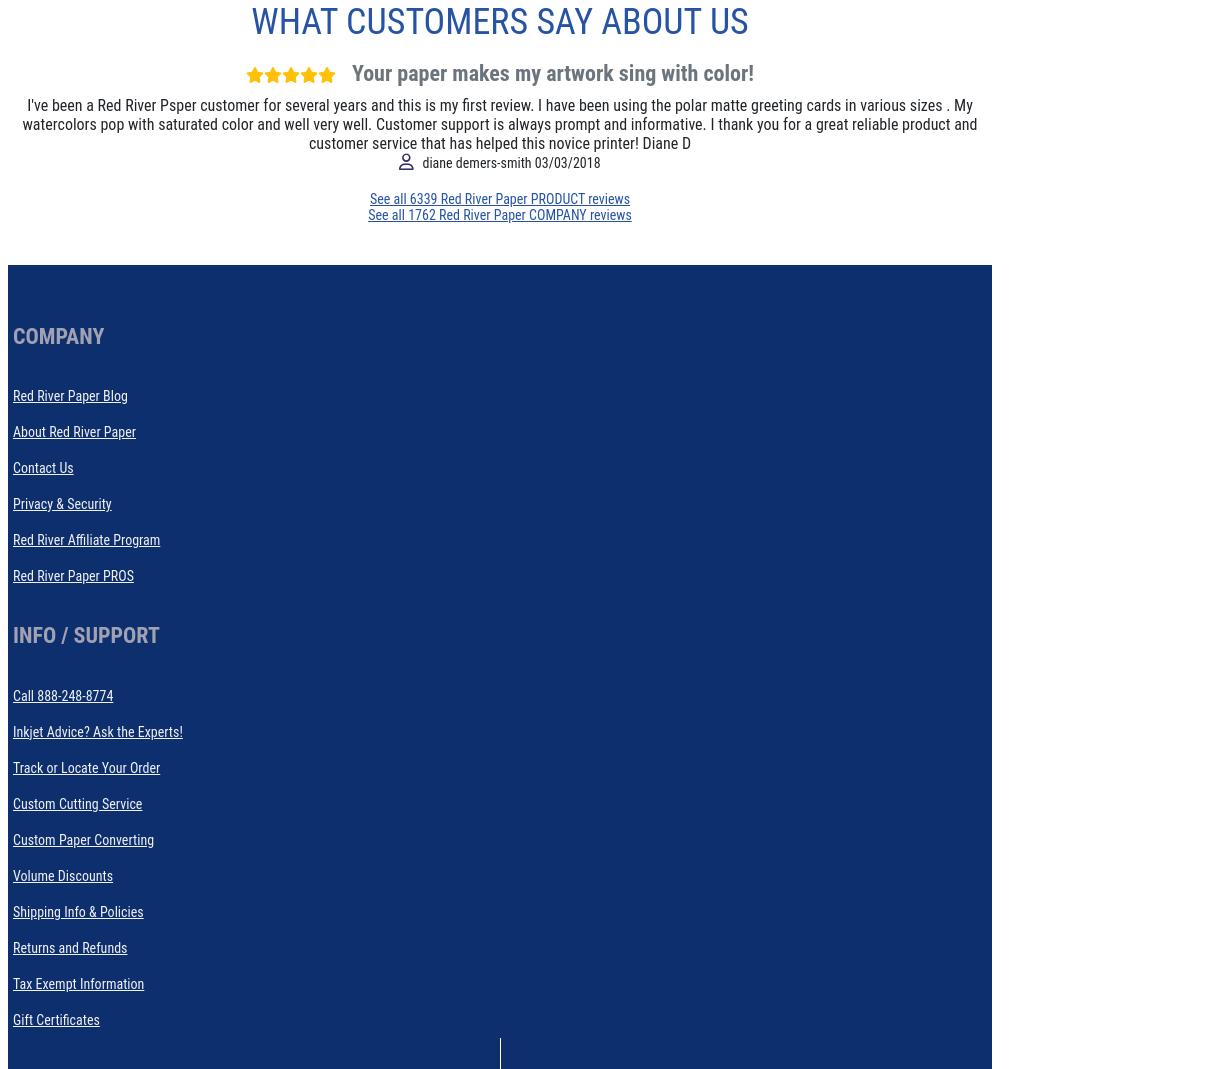 The height and width of the screenshot is (1069, 1208). What do you see at coordinates (68, 946) in the screenshot?
I see `'Returns and Refunds'` at bounding box center [68, 946].